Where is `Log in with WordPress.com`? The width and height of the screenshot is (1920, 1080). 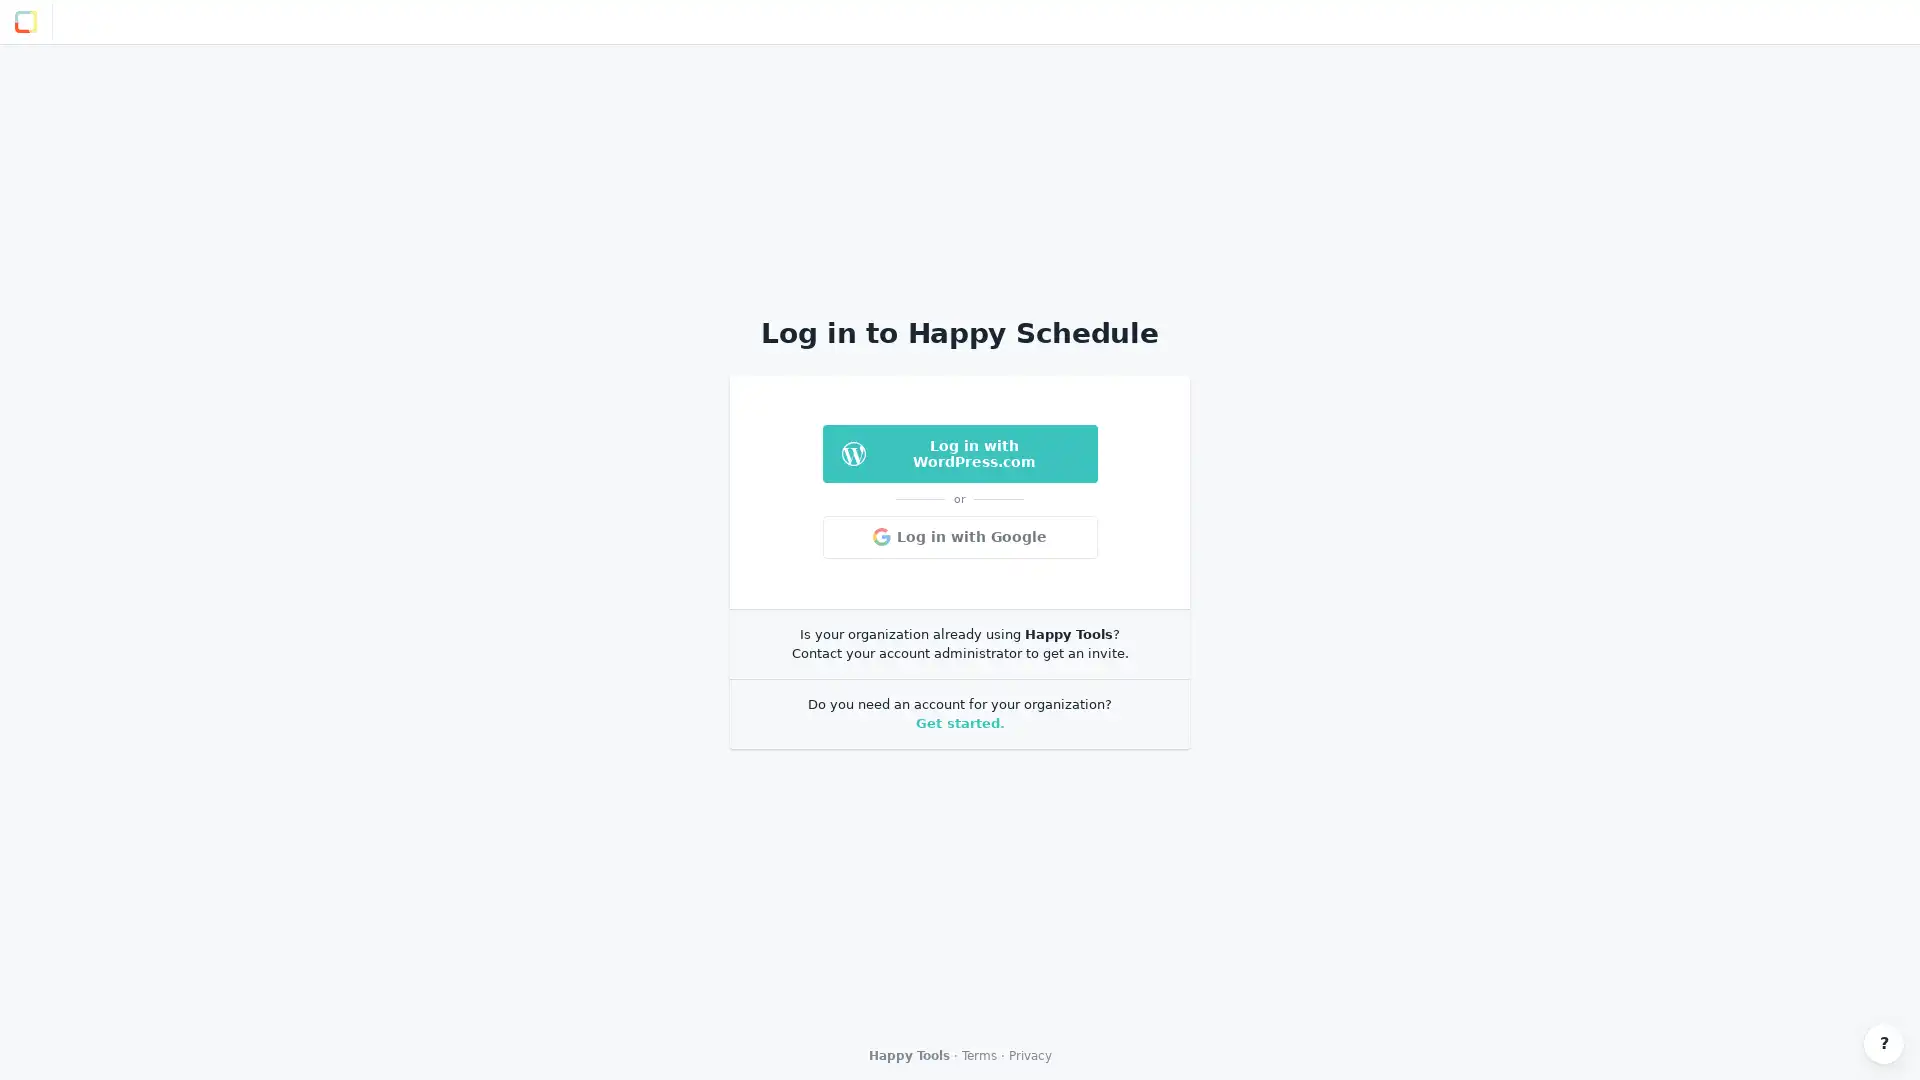 Log in with WordPress.com is located at coordinates (958, 452).